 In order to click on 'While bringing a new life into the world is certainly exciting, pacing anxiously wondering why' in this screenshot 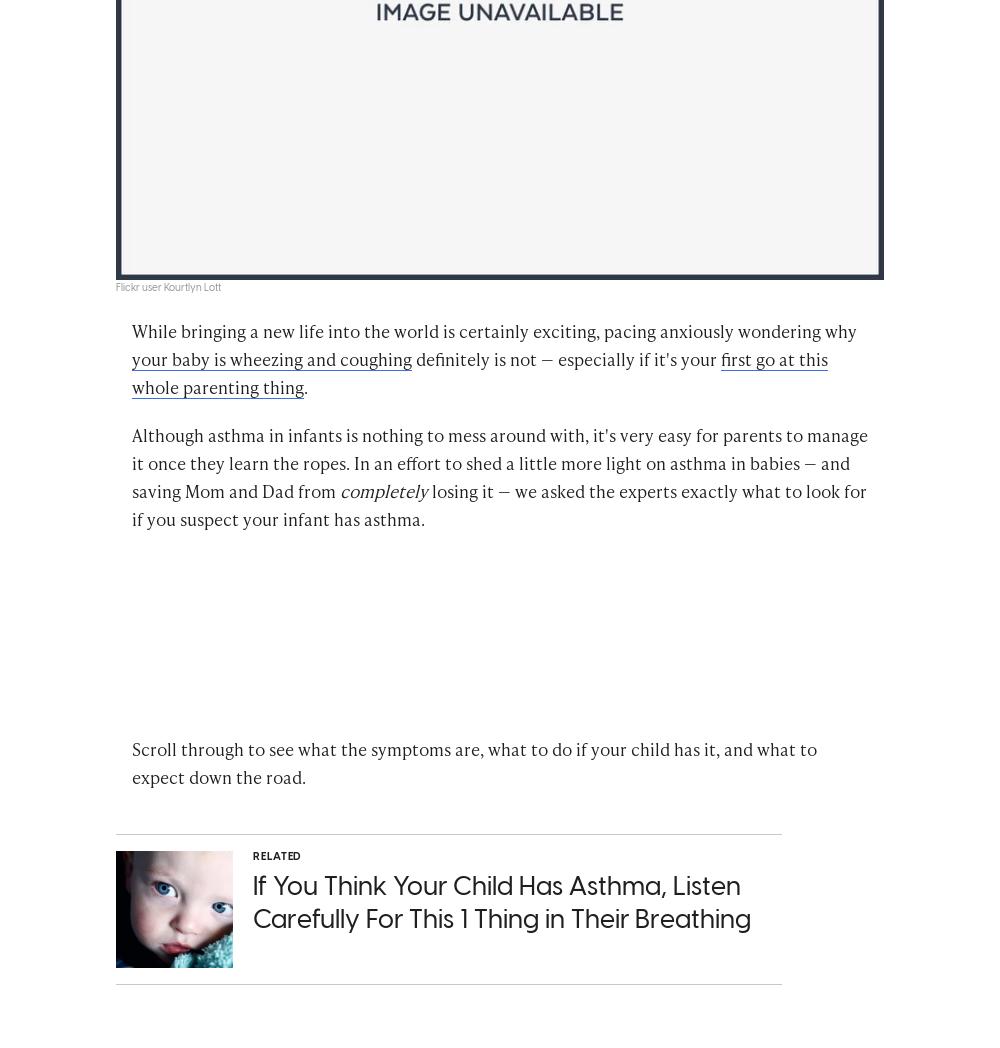, I will do `click(493, 333)`.